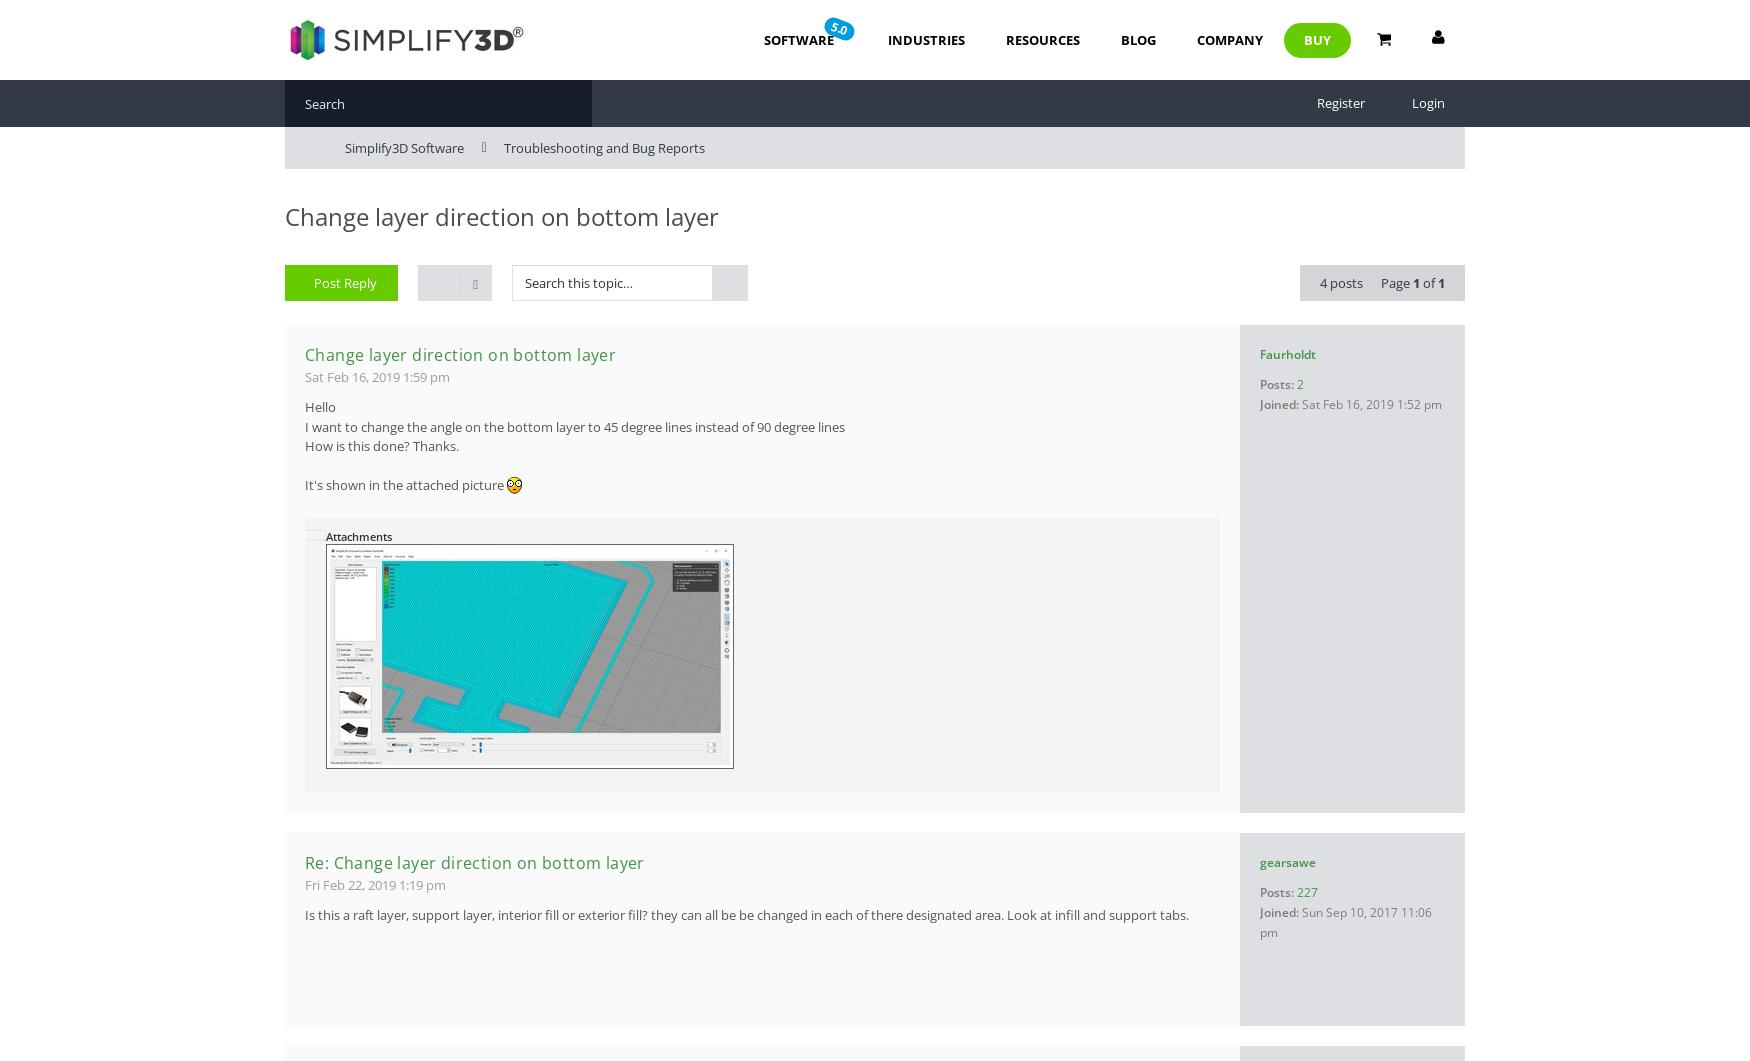 The image size is (1750, 1061). What do you see at coordinates (747, 914) in the screenshot?
I see `'Is this a raft layer, support layer, interior fill or exterior fill? they can all be be changed in each of there designated area. Look at infill and support tabs.'` at bounding box center [747, 914].